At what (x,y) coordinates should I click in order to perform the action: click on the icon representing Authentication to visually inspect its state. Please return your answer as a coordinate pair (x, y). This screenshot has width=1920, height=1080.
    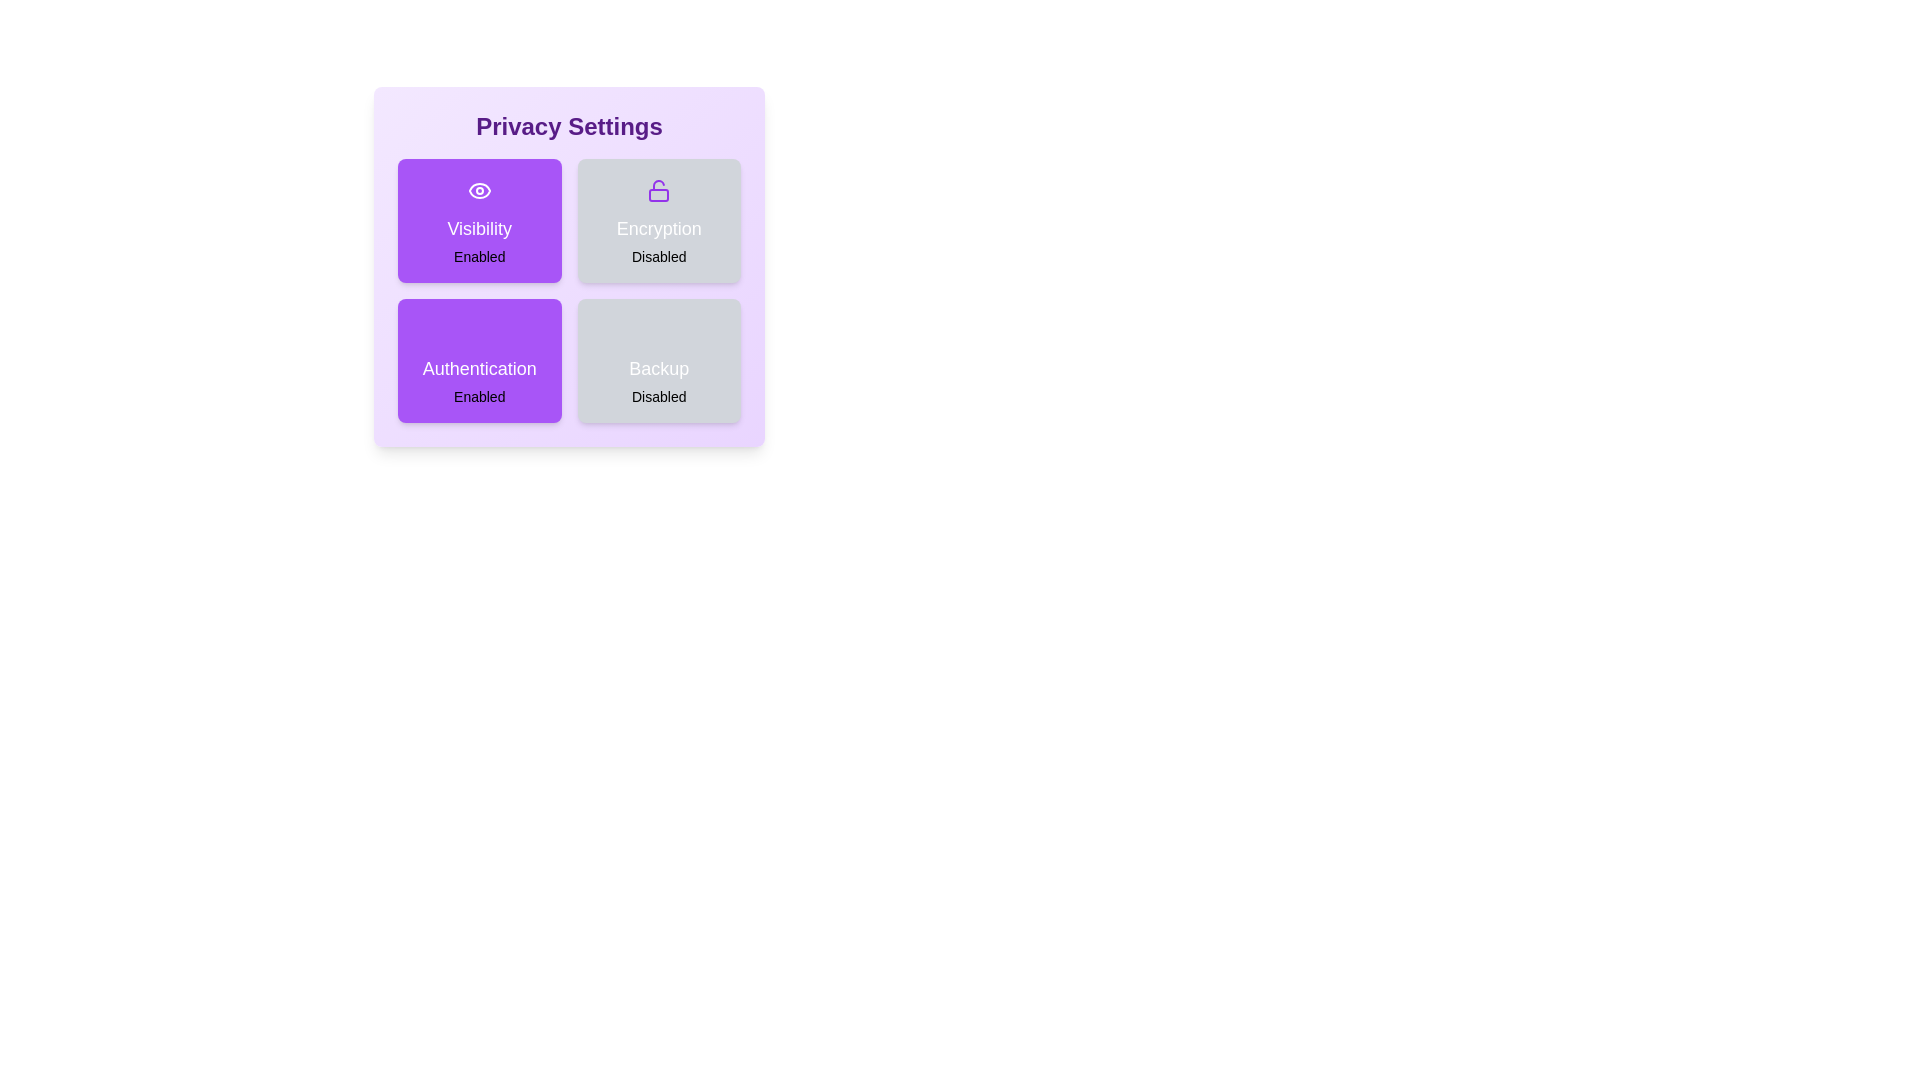
    Looking at the image, I should click on (478, 330).